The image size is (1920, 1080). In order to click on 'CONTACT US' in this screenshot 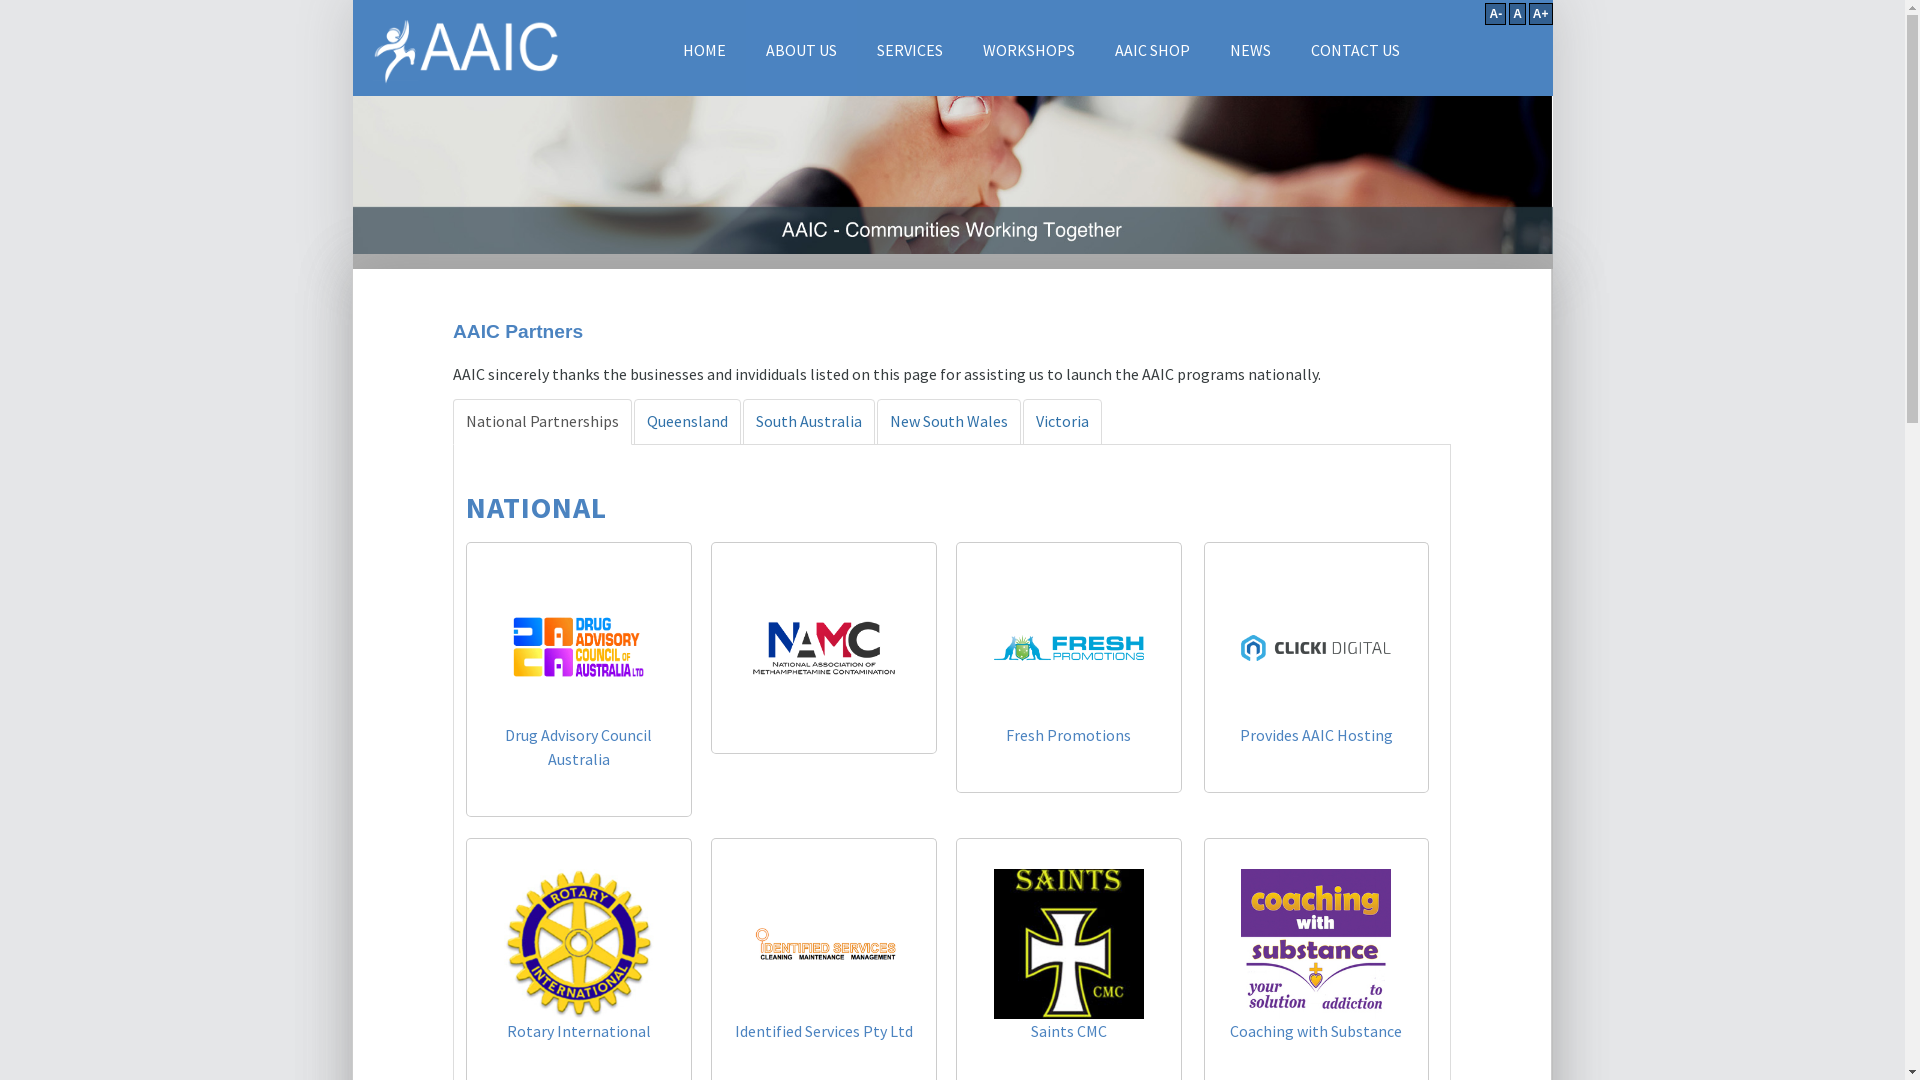, I will do `click(1354, 49)`.